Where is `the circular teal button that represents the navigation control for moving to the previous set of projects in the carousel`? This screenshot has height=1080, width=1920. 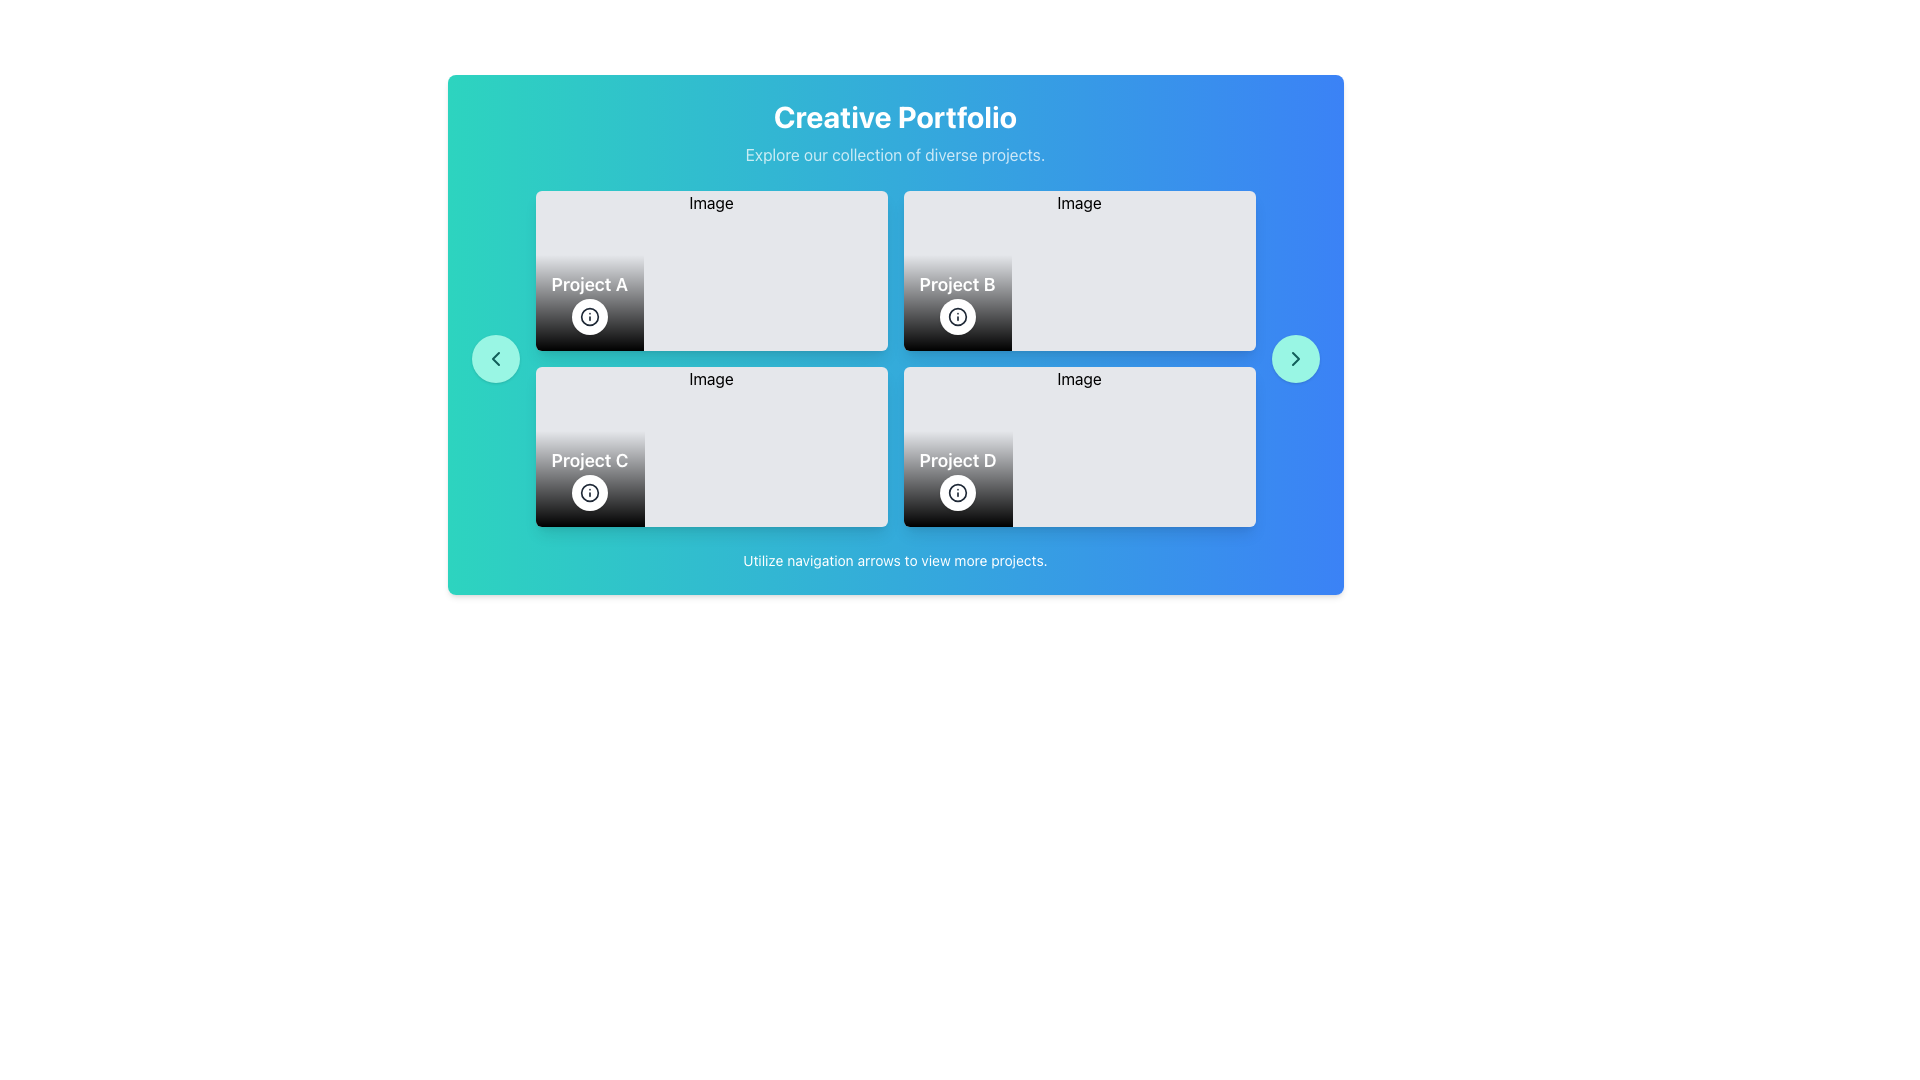
the circular teal button that represents the navigation control for moving to the previous set of projects in the carousel is located at coordinates (495, 357).